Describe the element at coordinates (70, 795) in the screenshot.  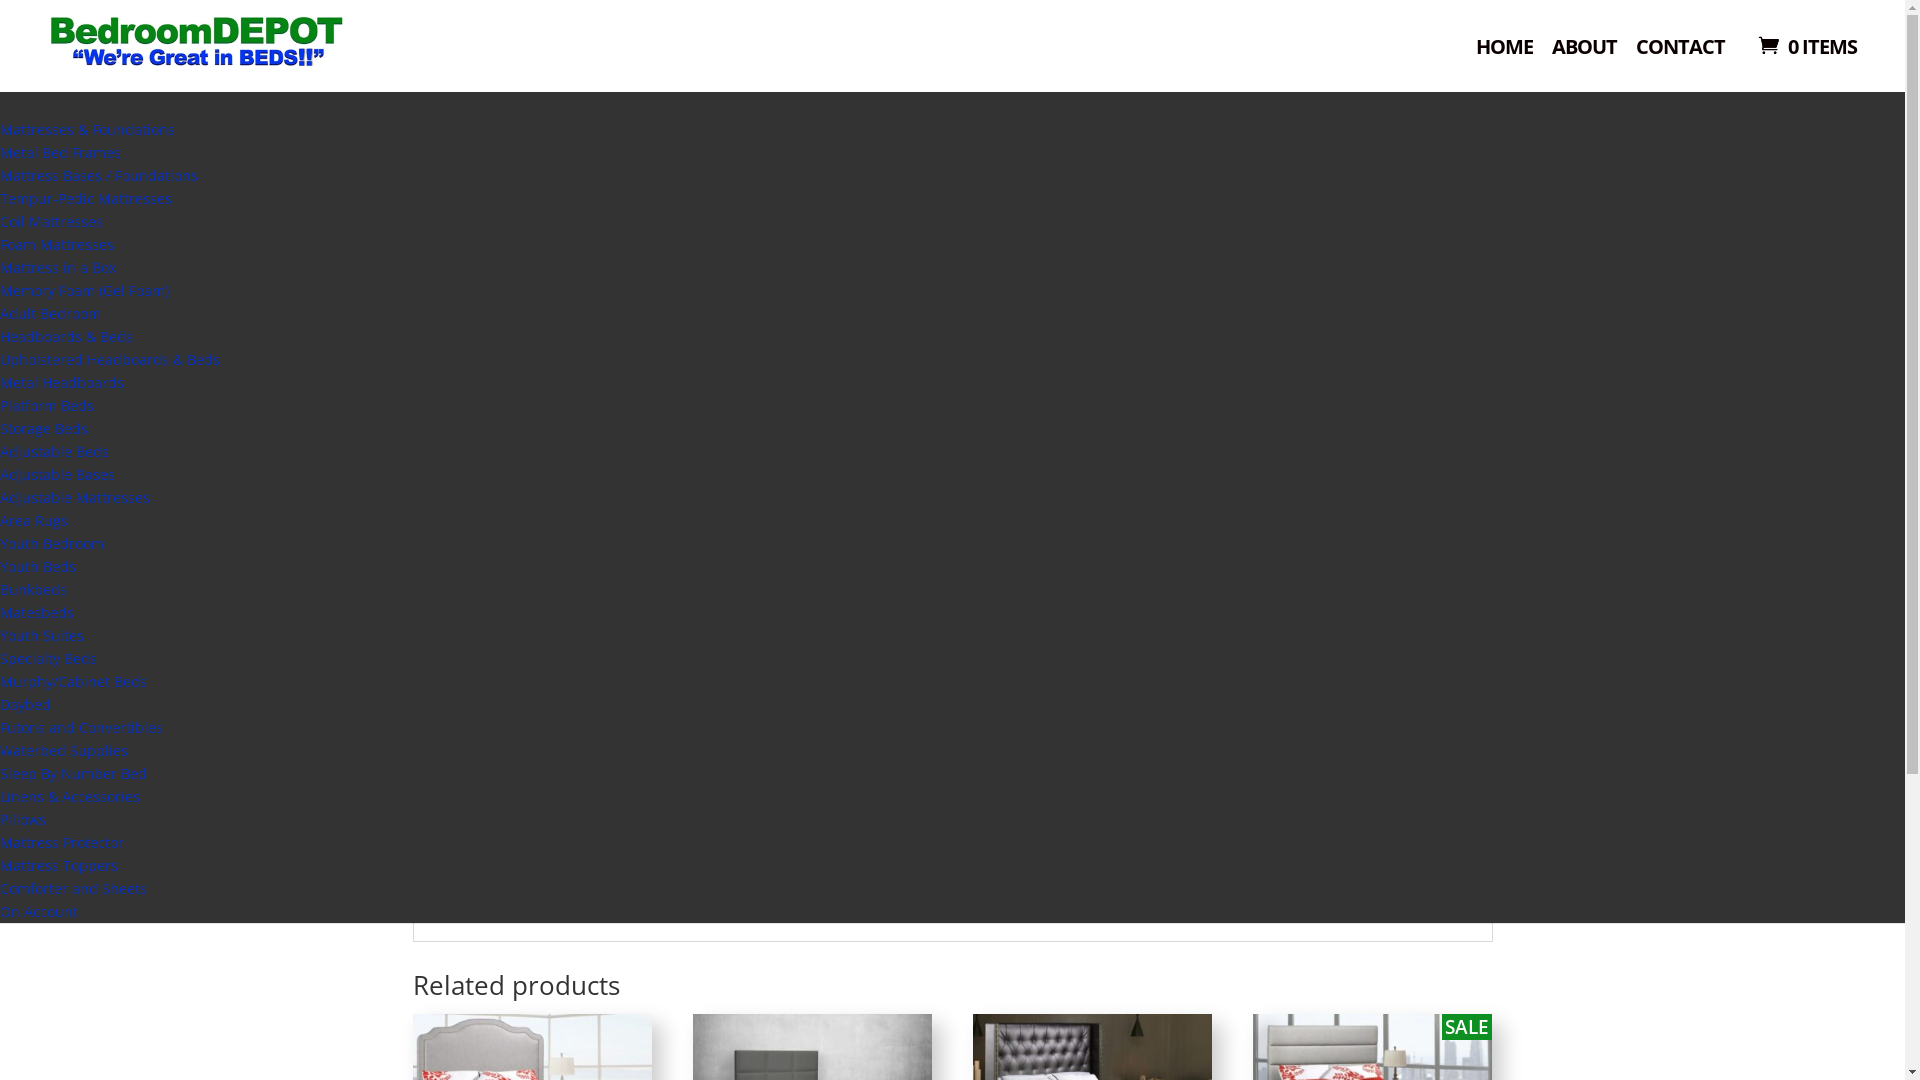
I see `'Linens & Accessories'` at that location.